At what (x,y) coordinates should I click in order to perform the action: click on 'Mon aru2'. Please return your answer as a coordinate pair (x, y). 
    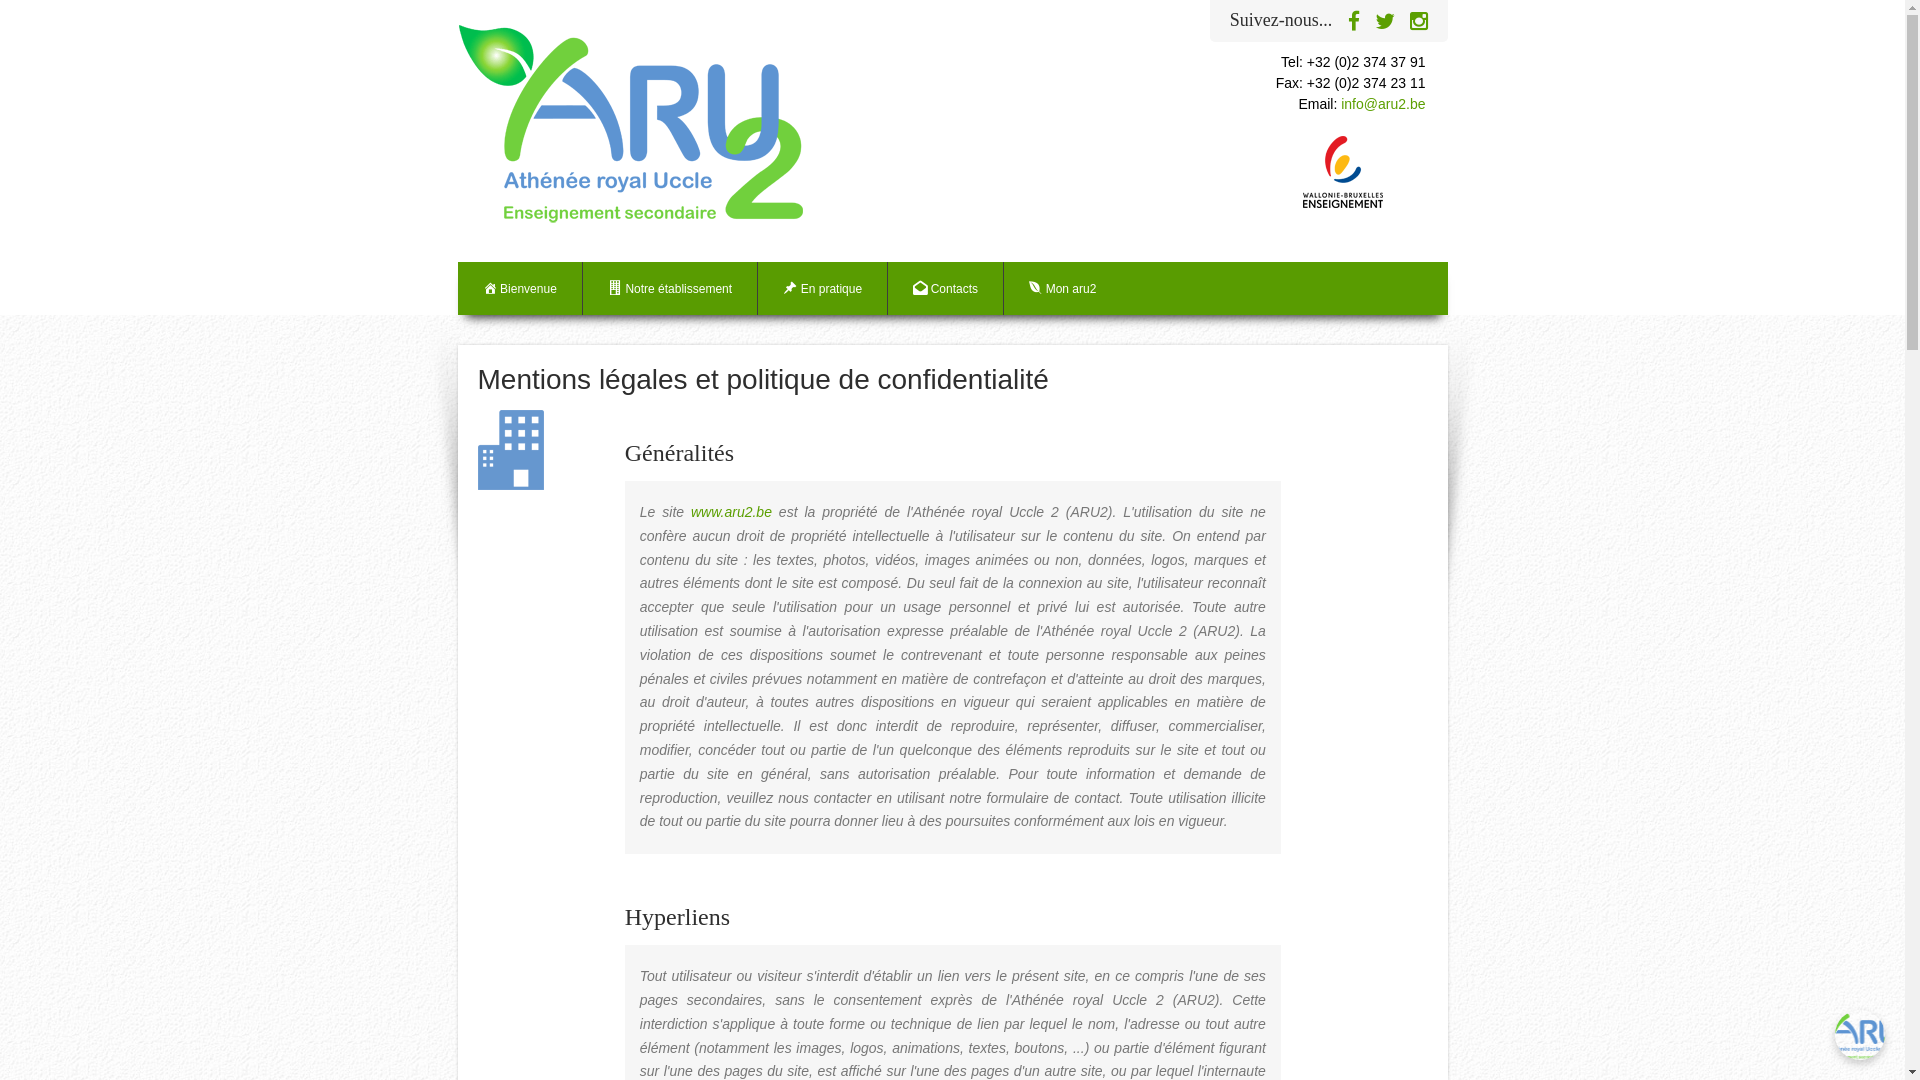
    Looking at the image, I should click on (1003, 288).